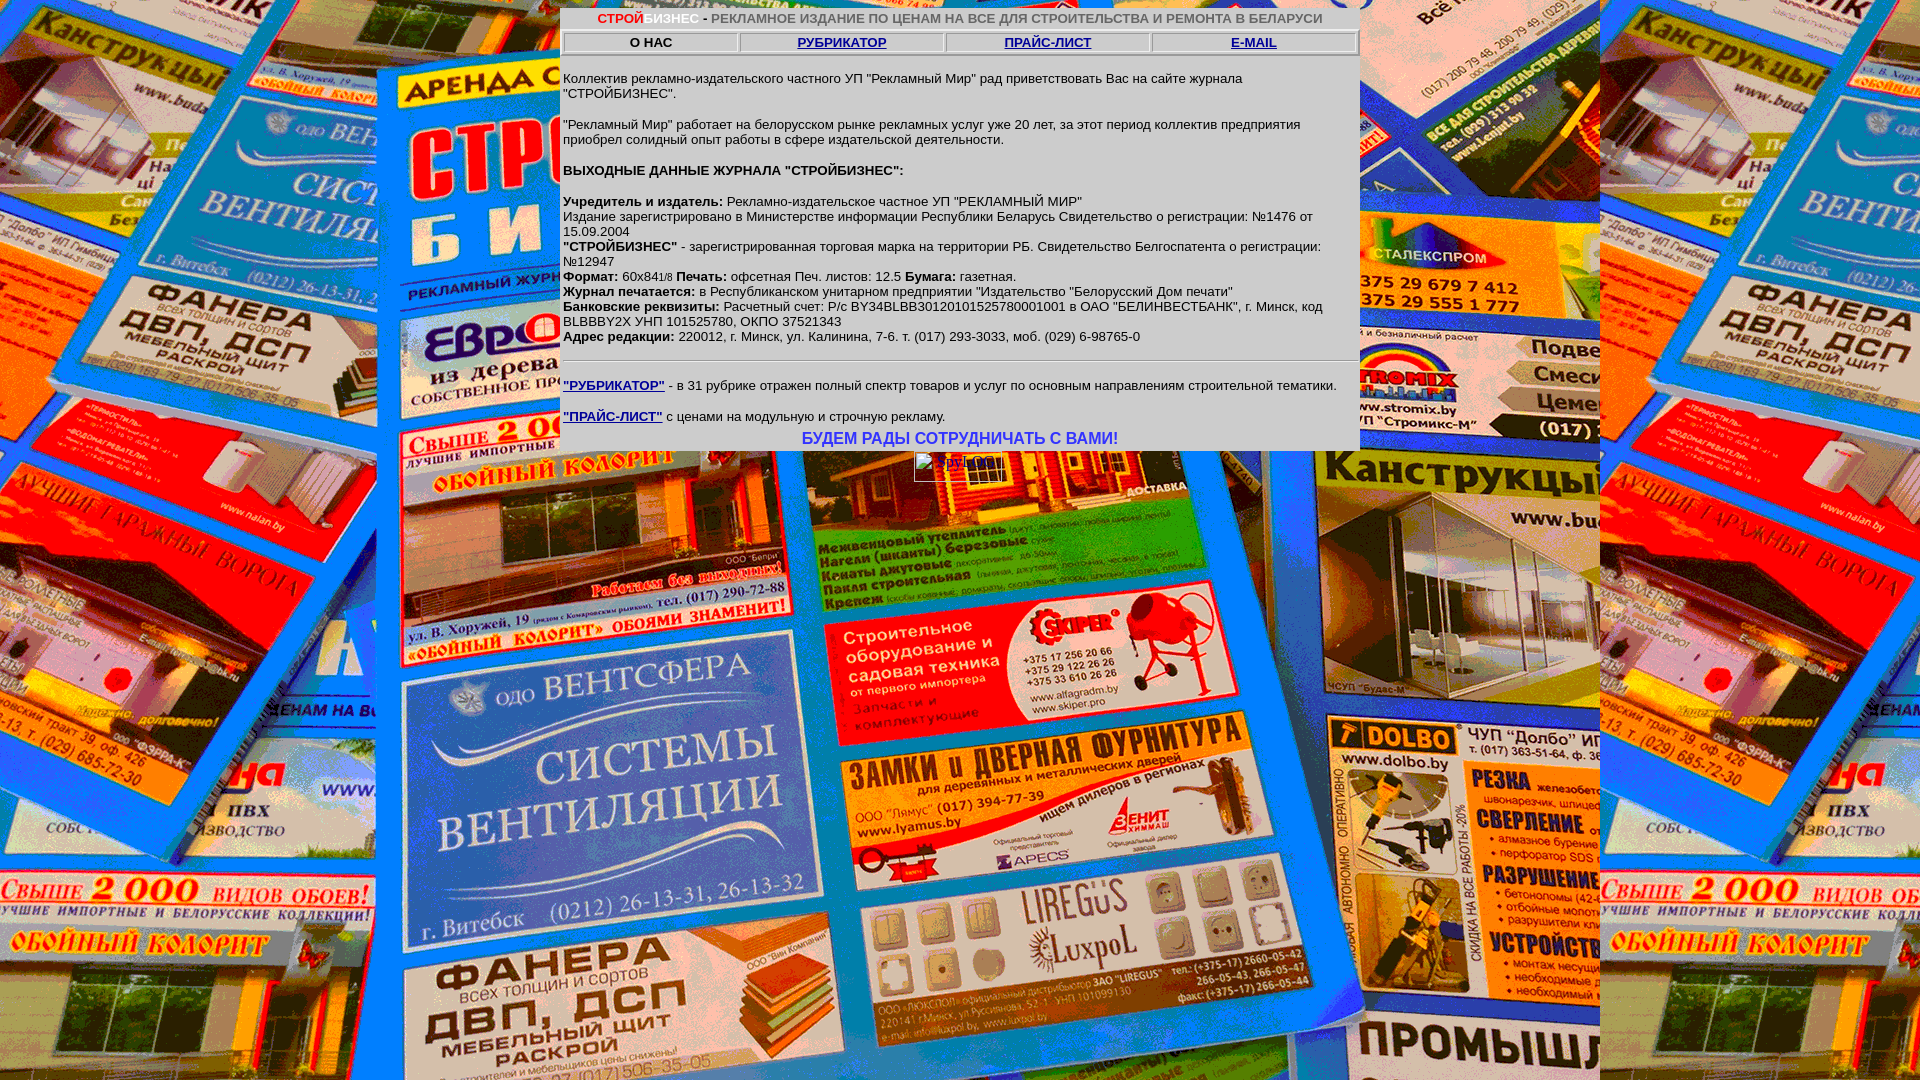  I want to click on 'E-MAIL', so click(1252, 42).